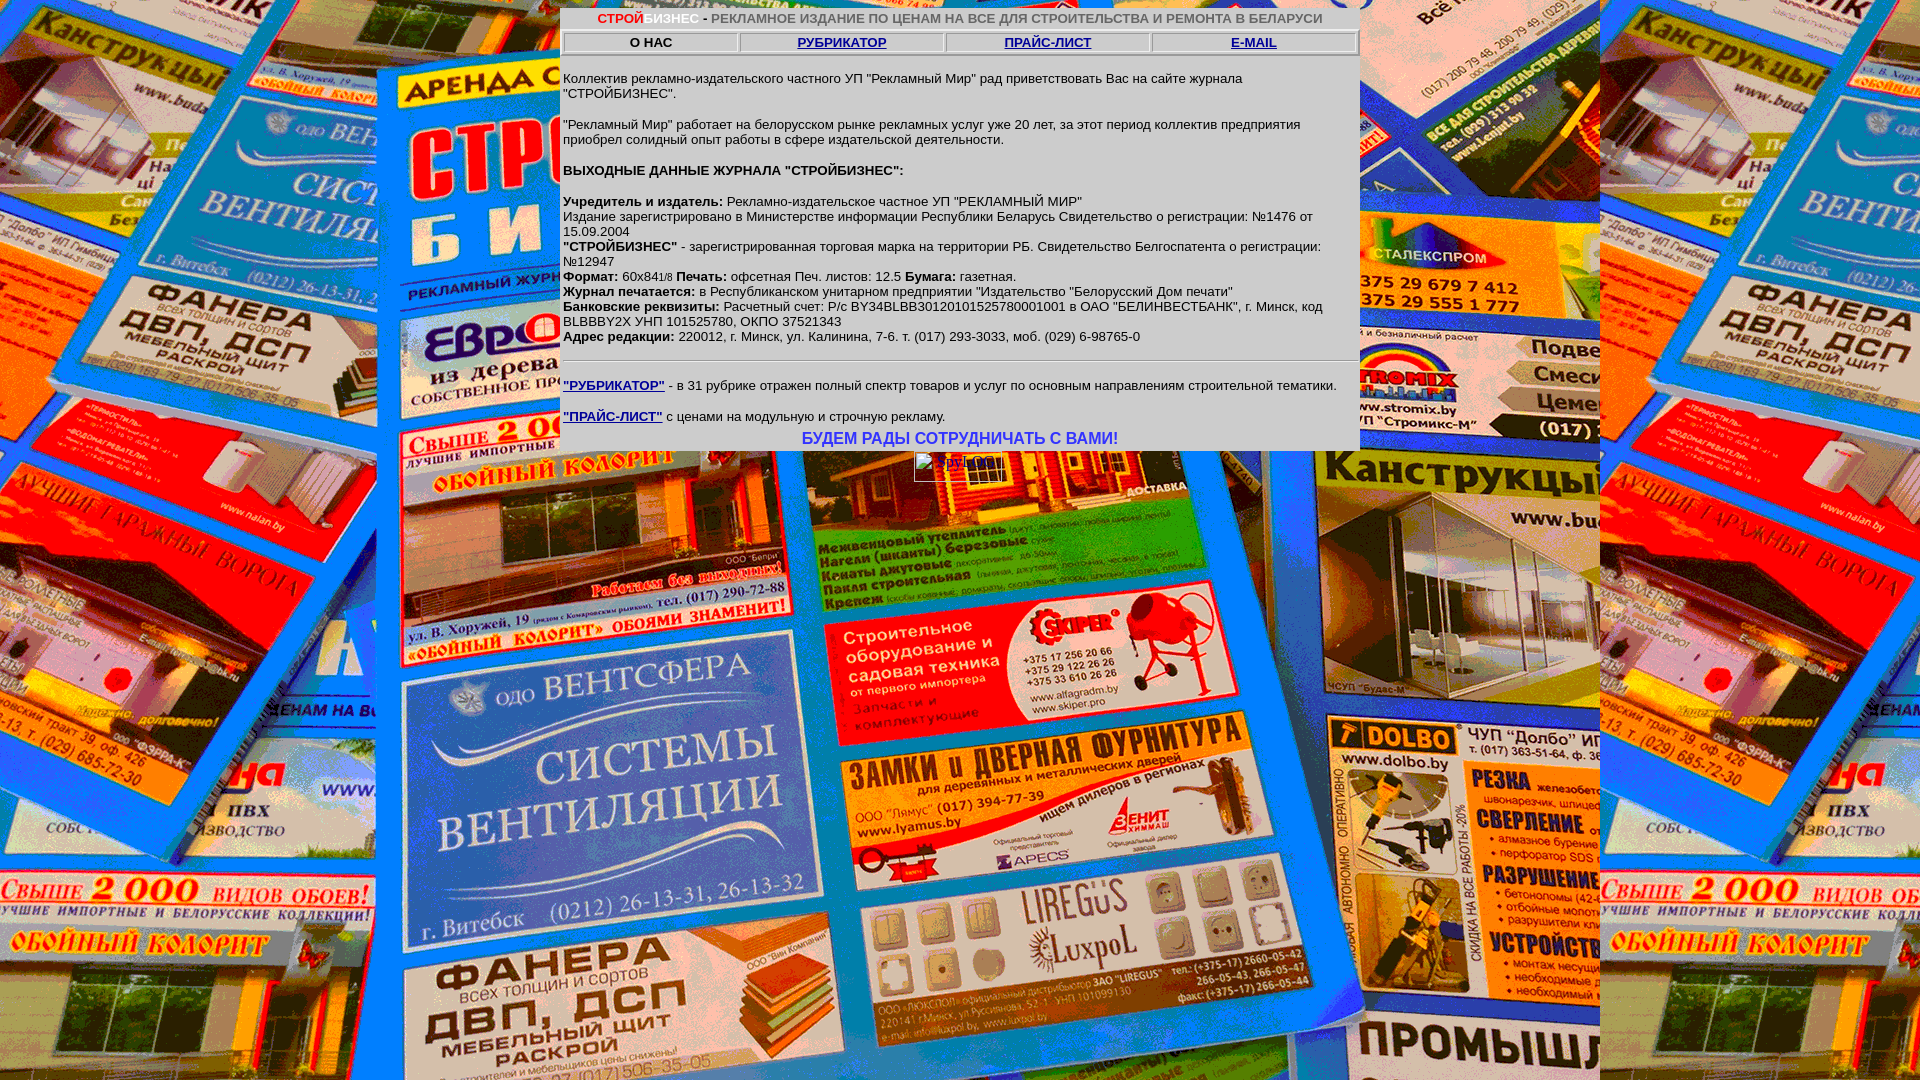  I want to click on 'E-MAIL', so click(1252, 42).